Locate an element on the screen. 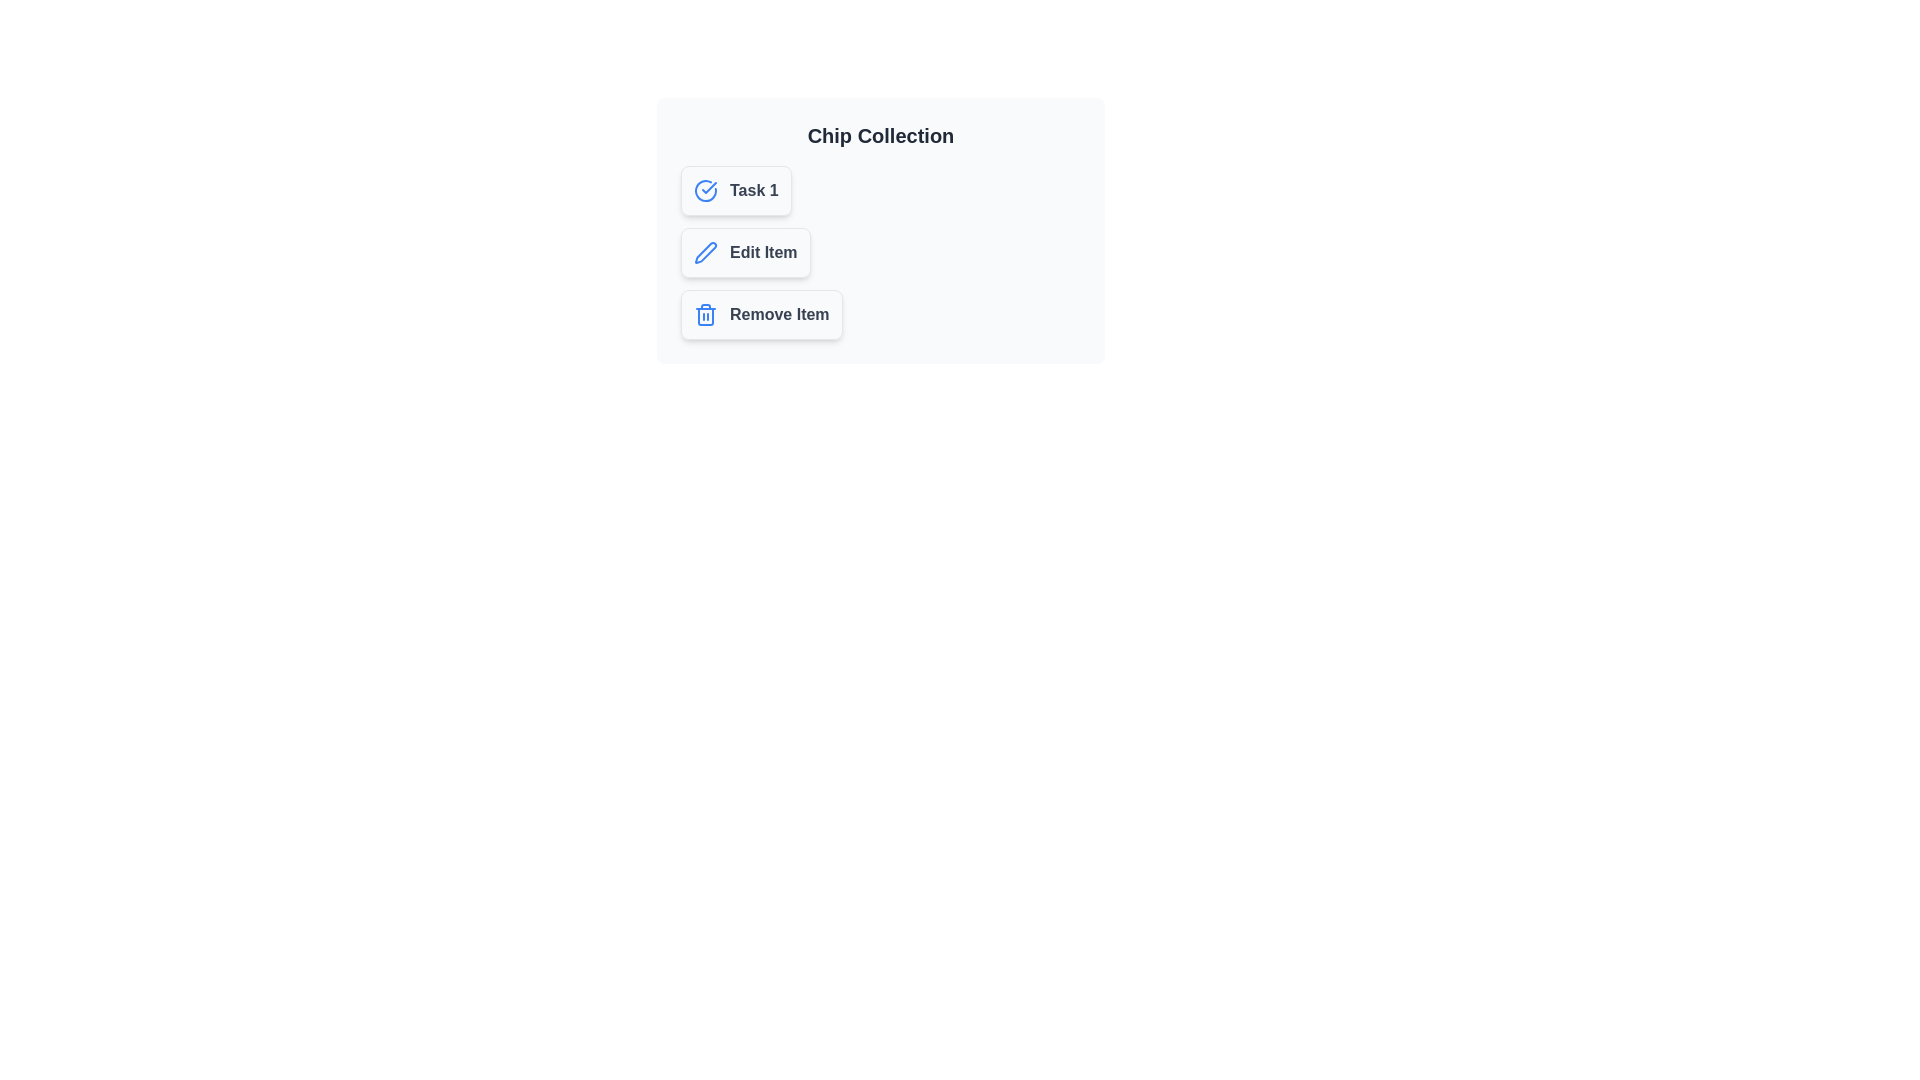 The image size is (1920, 1080). the text label of the chip labeled 'Task 1' is located at coordinates (752, 191).